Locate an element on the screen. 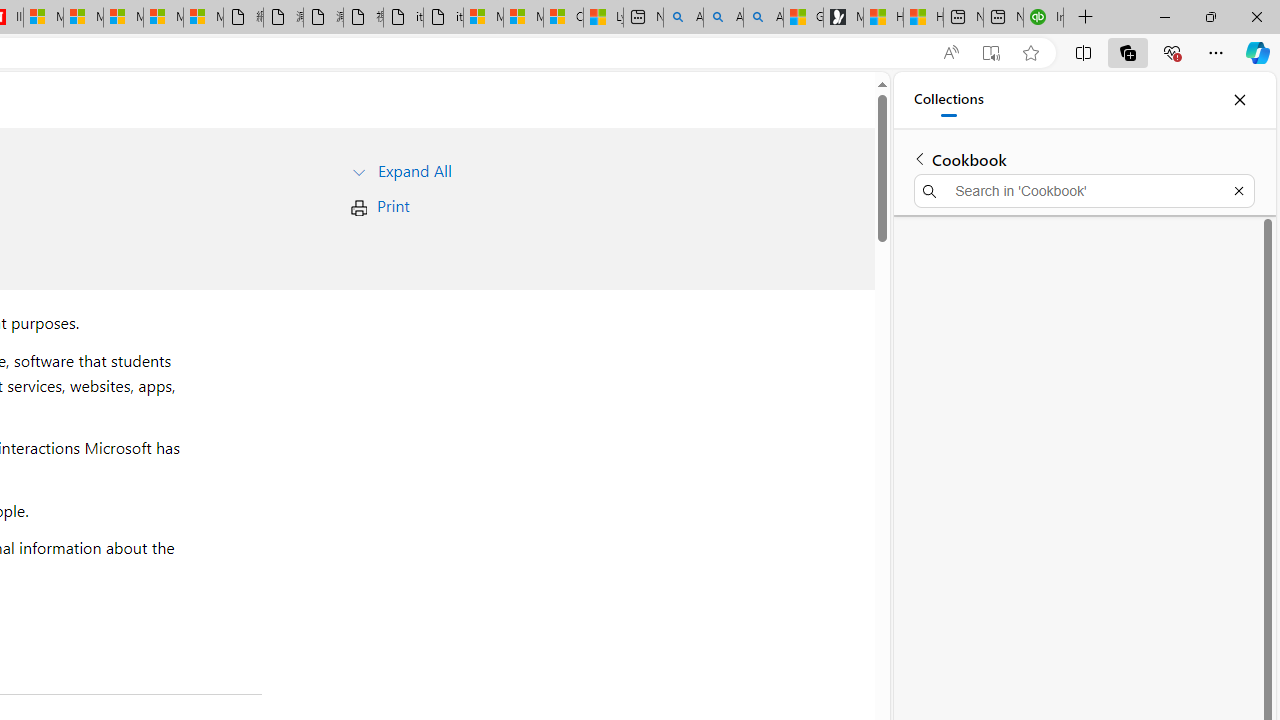  'Back to list of collections' is located at coordinates (919, 158).